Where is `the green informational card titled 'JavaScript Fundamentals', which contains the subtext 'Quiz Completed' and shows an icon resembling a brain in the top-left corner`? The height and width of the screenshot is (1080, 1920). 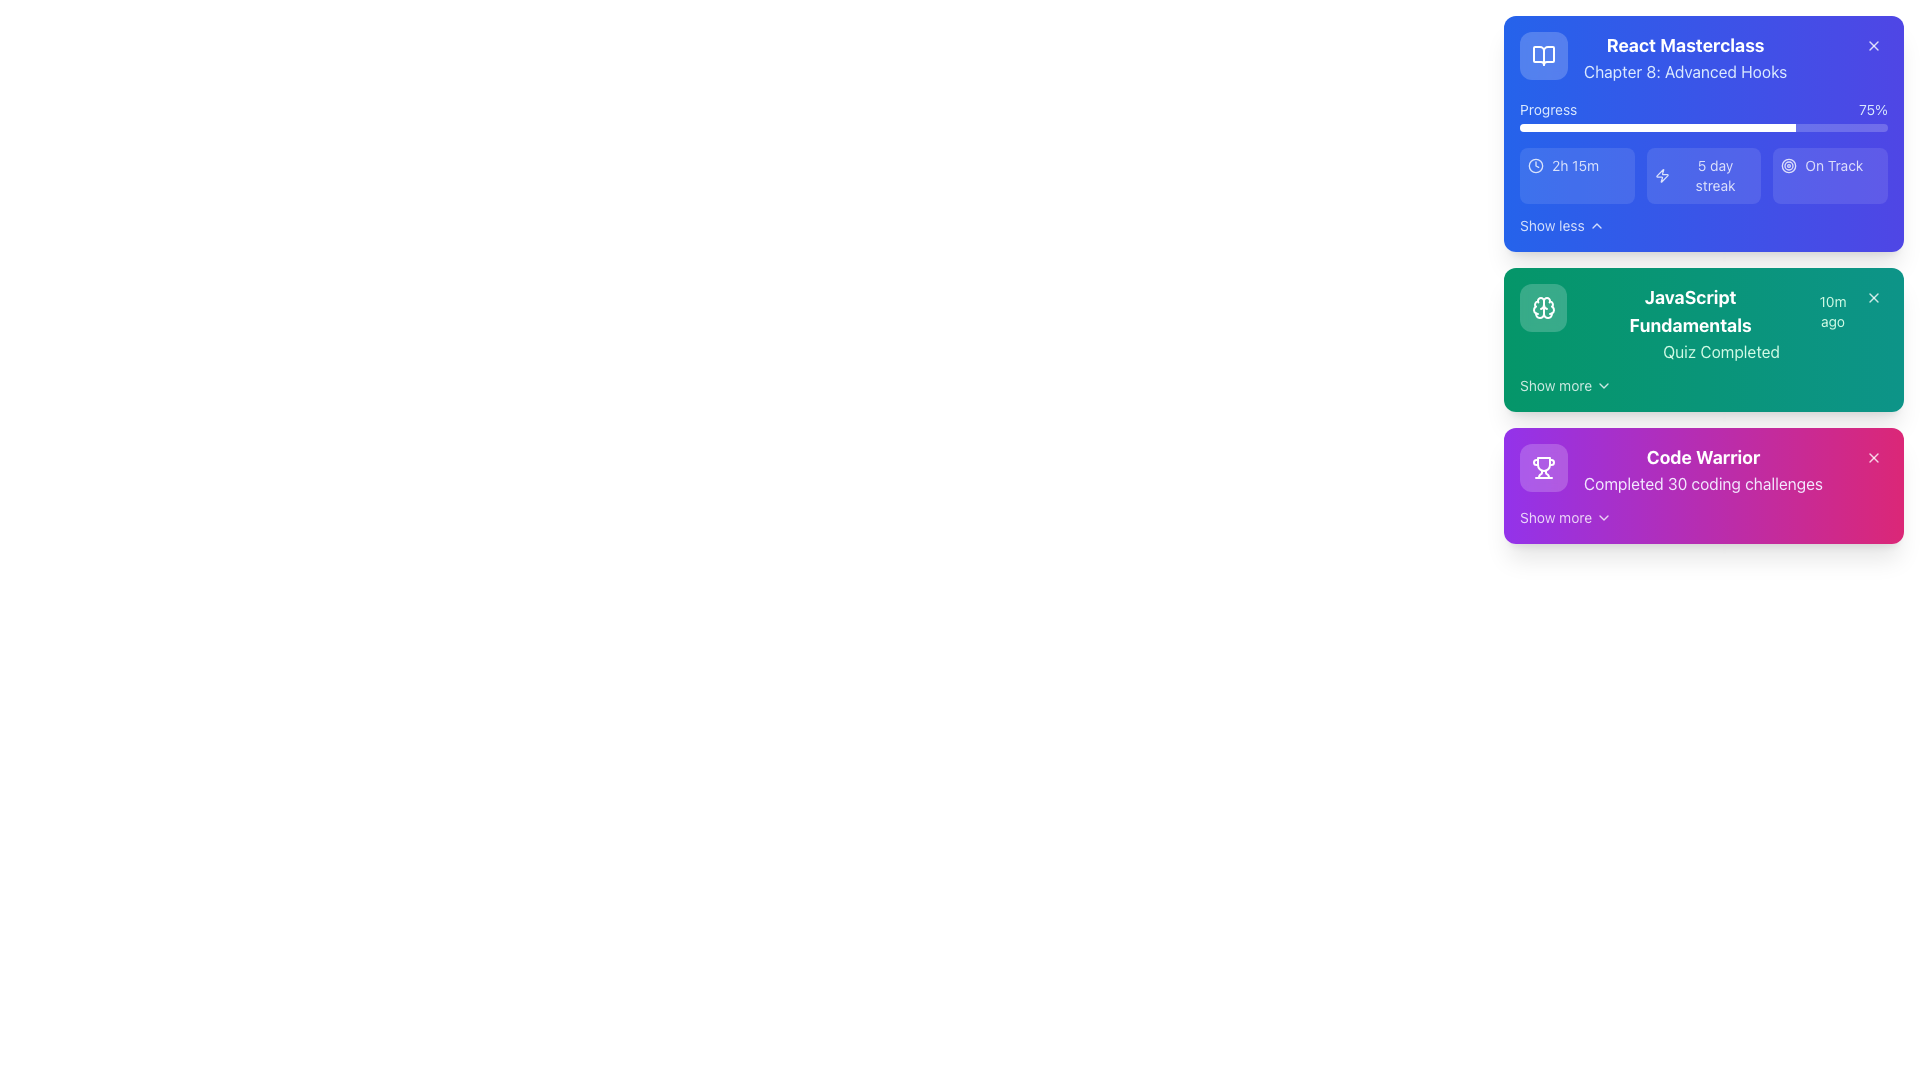 the green informational card titled 'JavaScript Fundamentals', which contains the subtext 'Quiz Completed' and shows an icon resembling a brain in the top-left corner is located at coordinates (1703, 338).